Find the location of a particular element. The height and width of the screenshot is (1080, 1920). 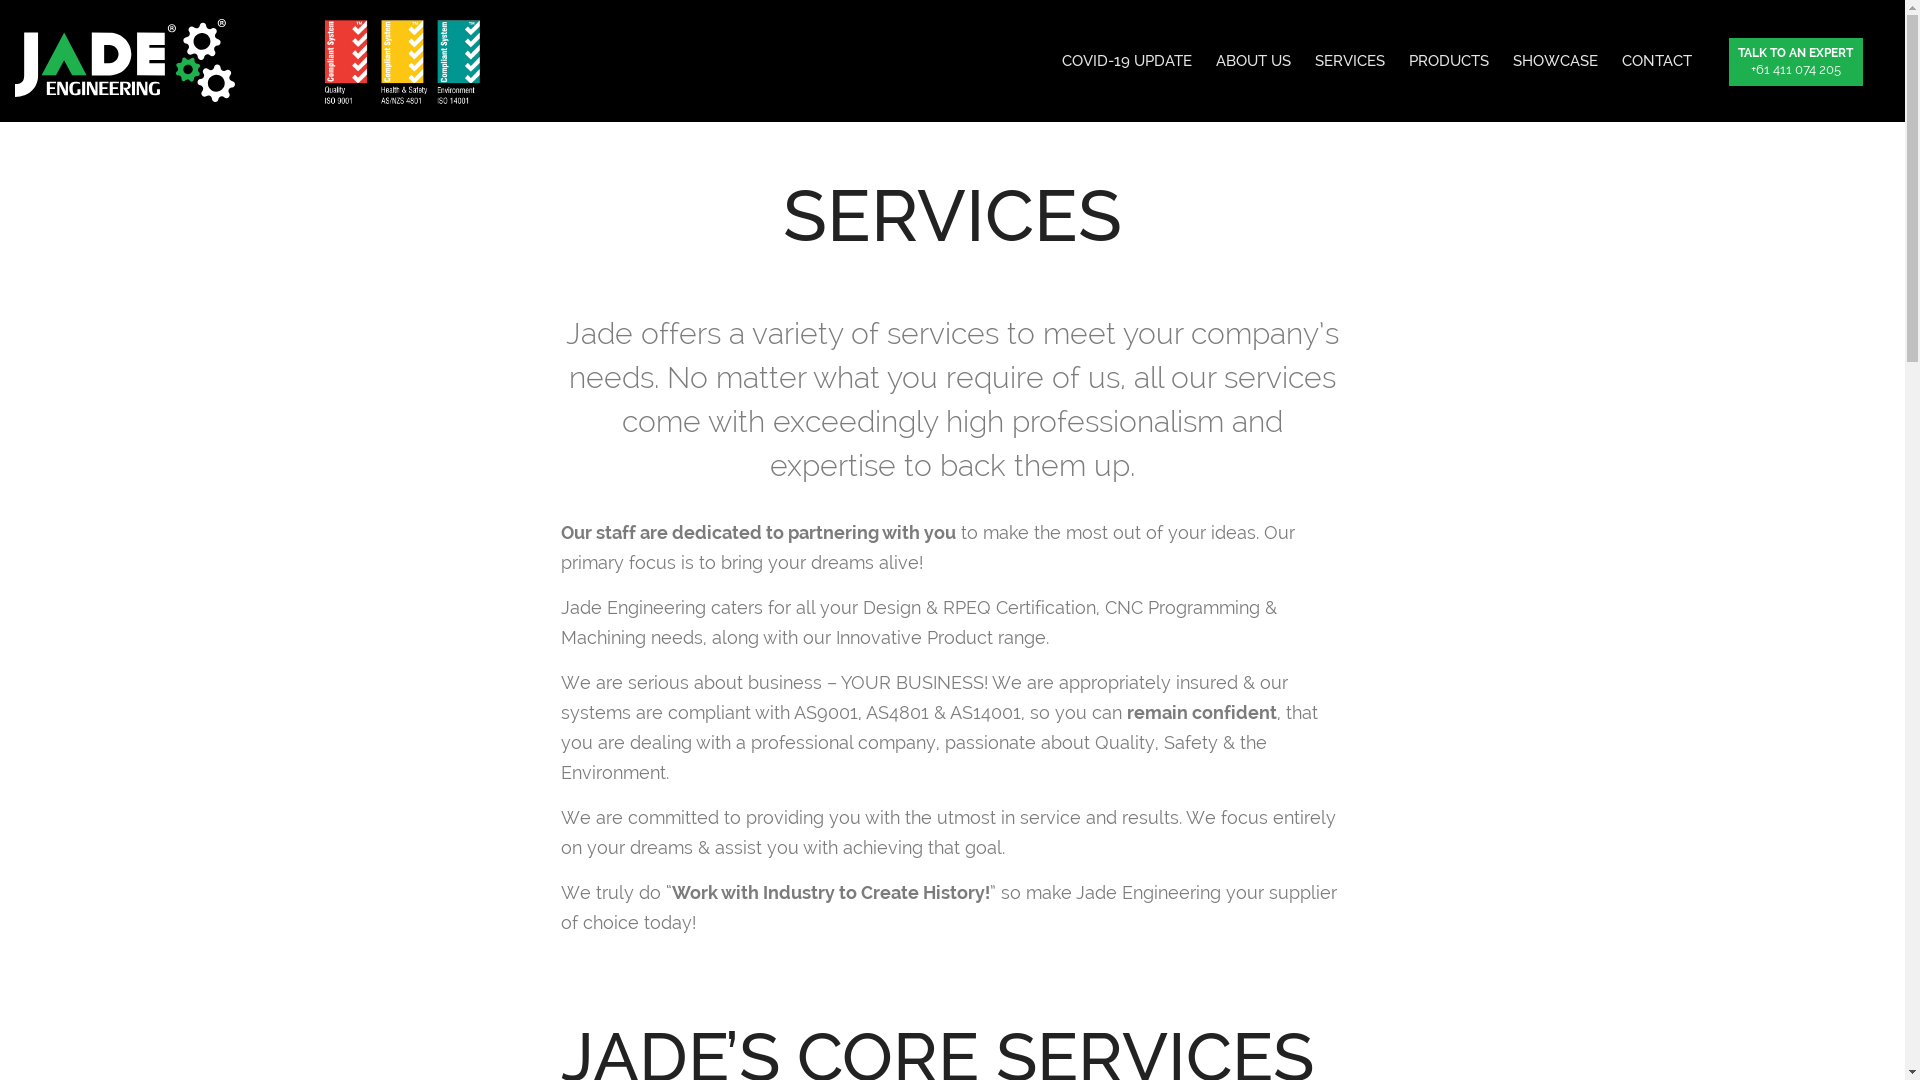

'SHOWCASE' is located at coordinates (1499, 60).